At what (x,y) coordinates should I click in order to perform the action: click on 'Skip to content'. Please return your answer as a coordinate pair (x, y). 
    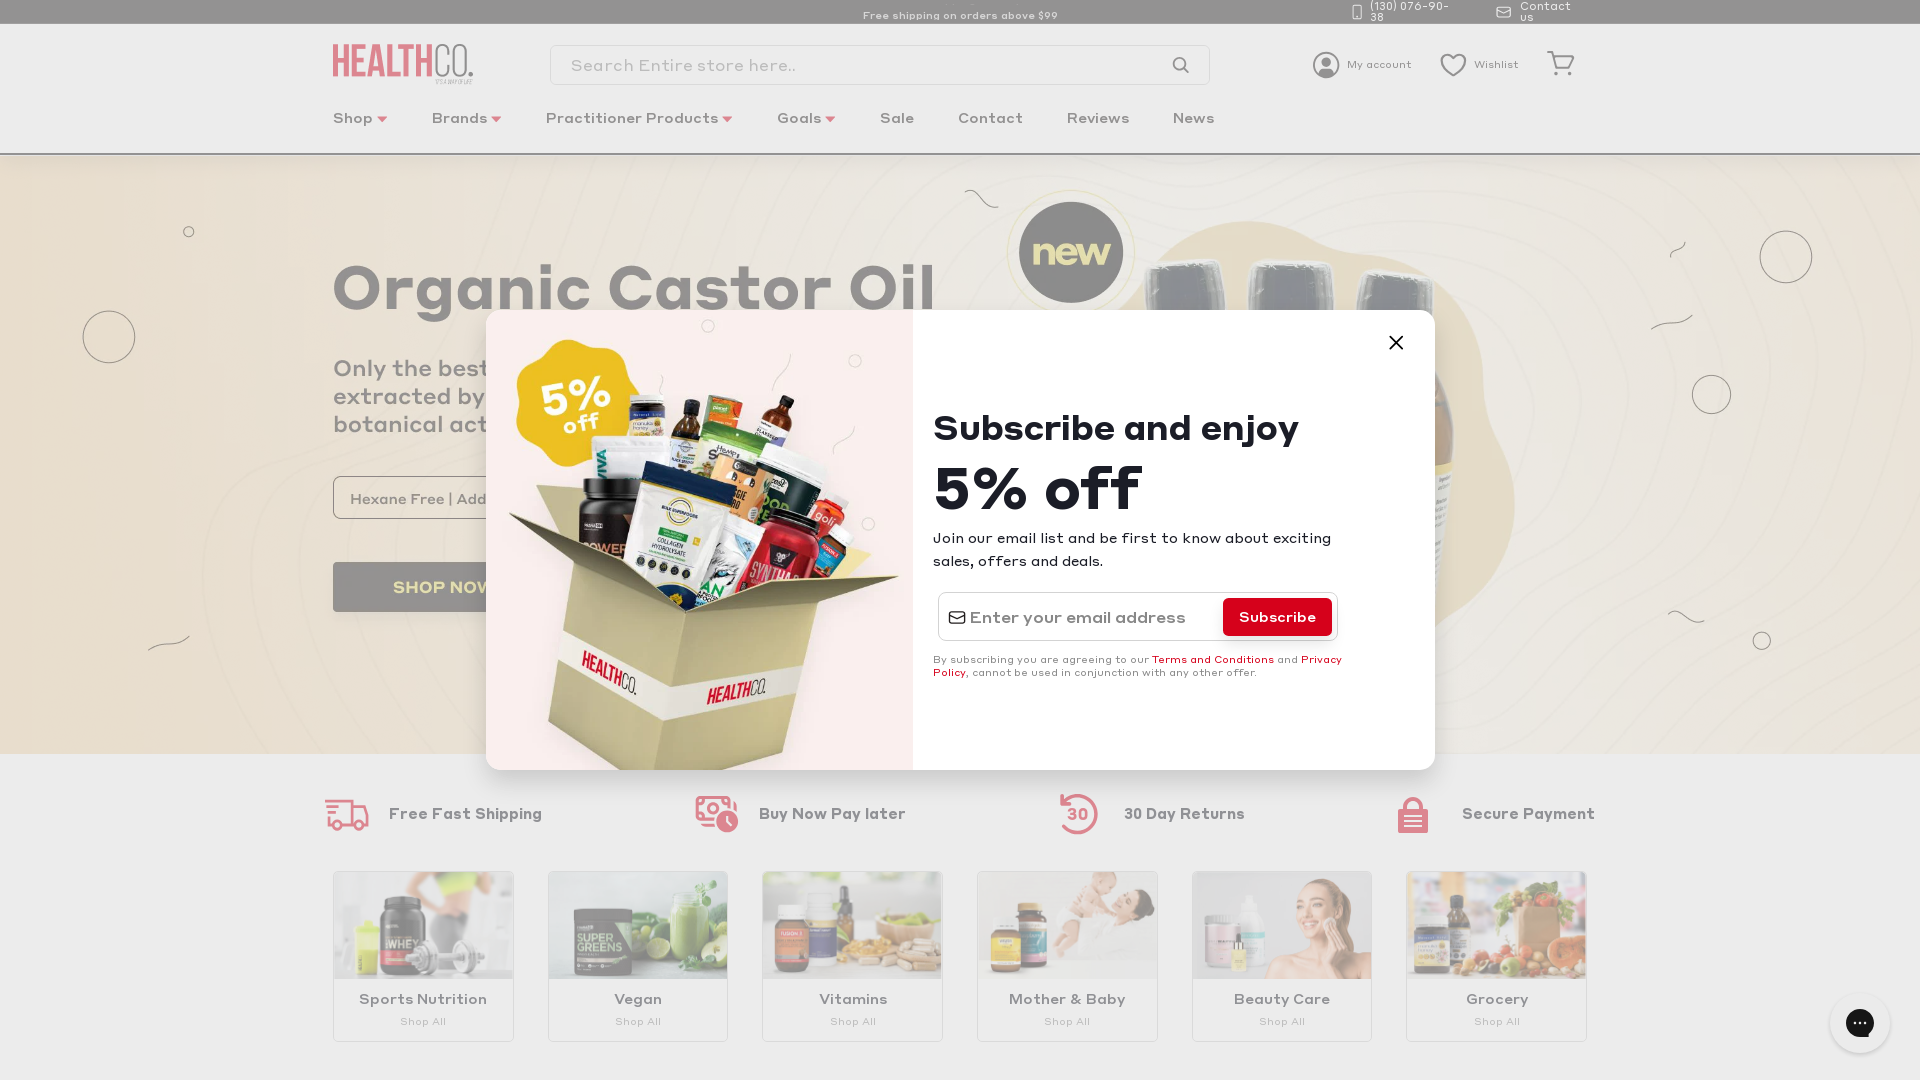
    Looking at the image, I should click on (0, 0).